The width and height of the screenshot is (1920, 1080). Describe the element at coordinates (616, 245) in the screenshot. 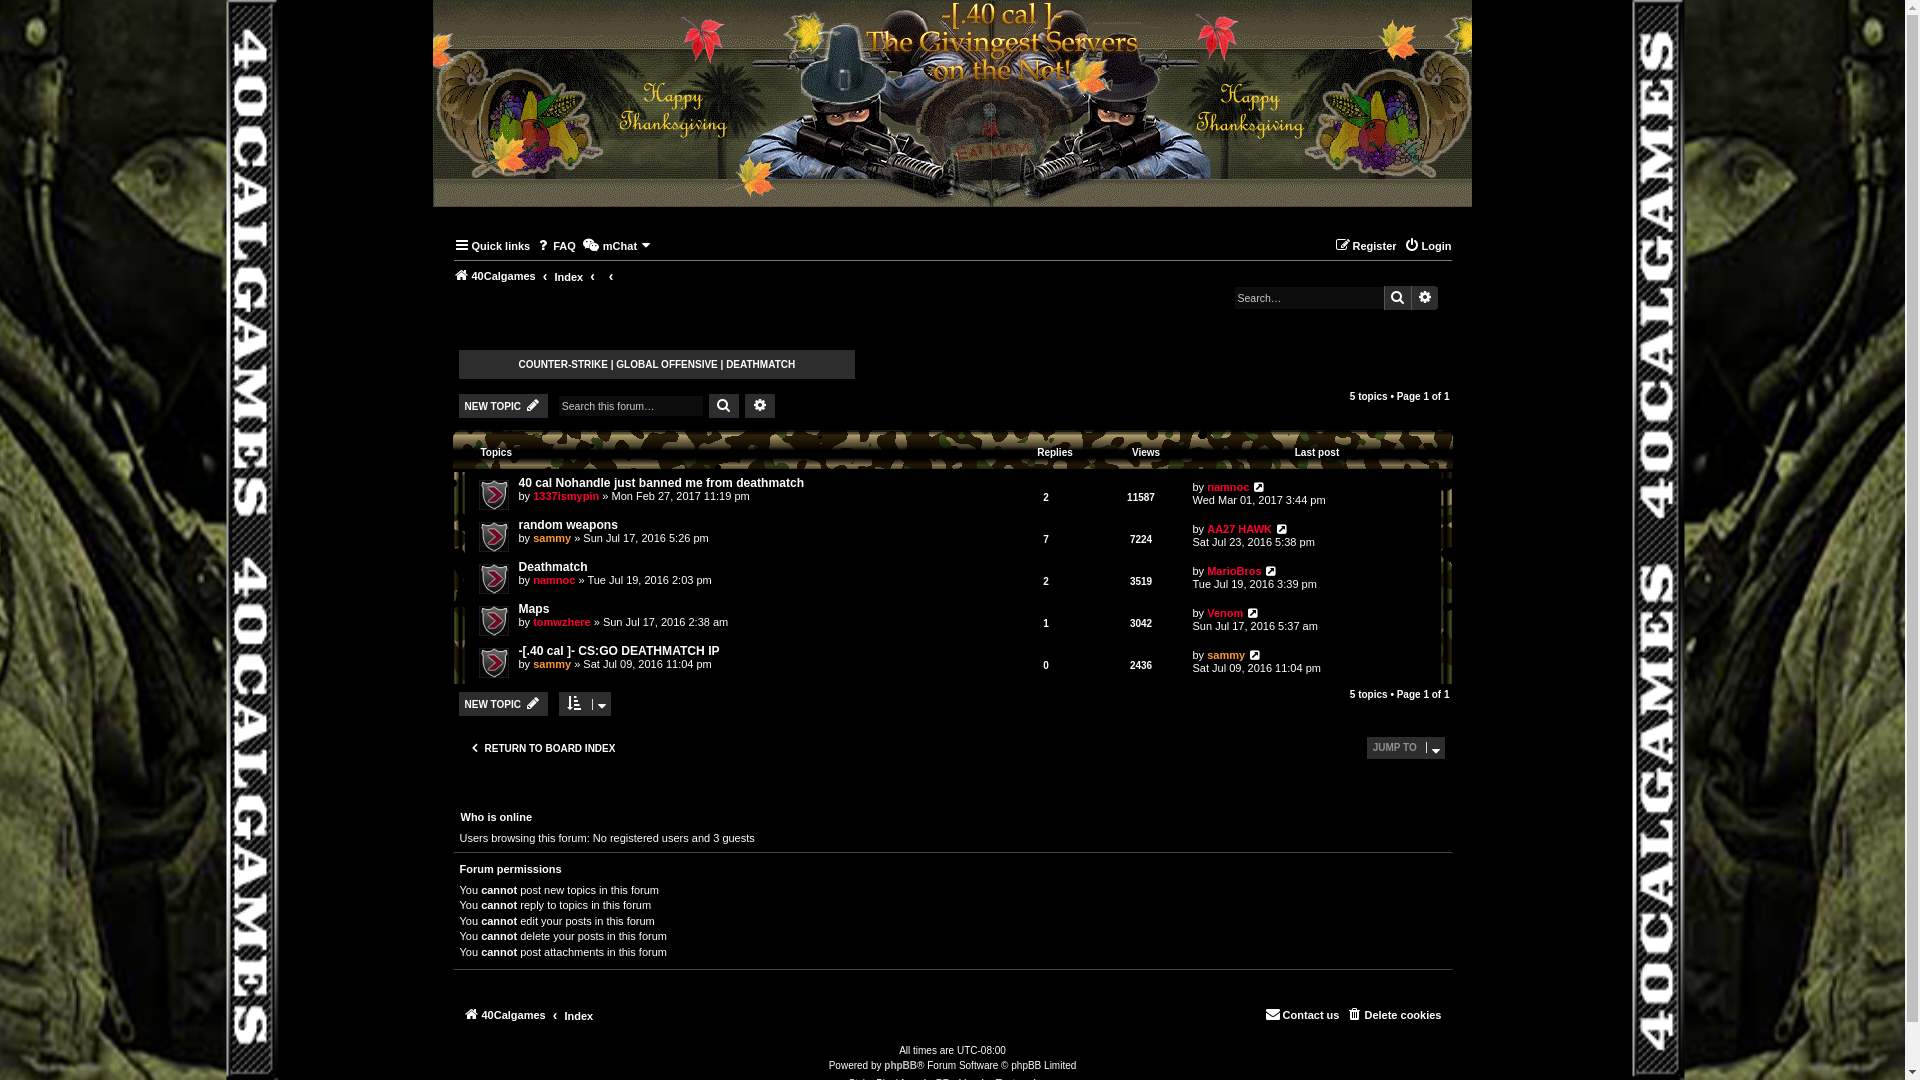

I see `'mChat'` at that location.